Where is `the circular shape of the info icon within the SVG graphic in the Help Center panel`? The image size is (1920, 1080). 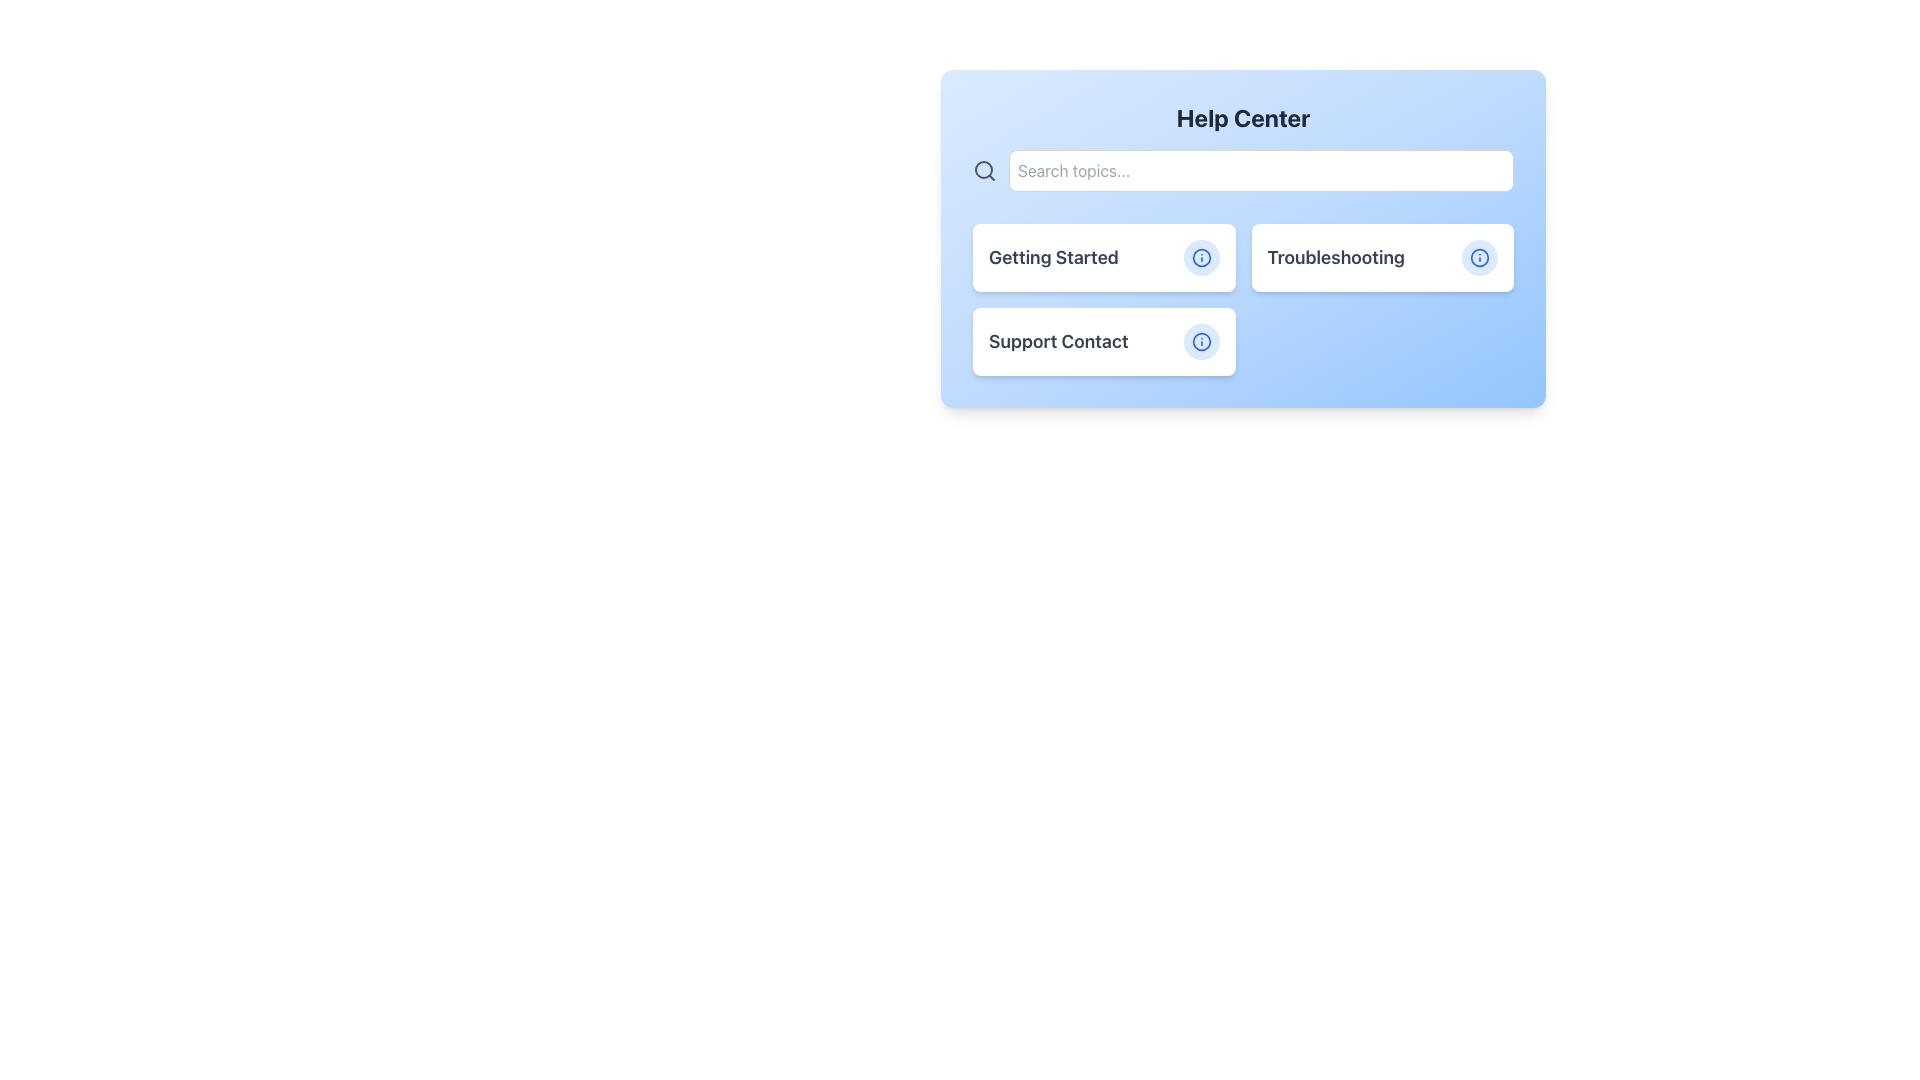
the circular shape of the info icon within the SVG graphic in the Help Center panel is located at coordinates (1479, 257).